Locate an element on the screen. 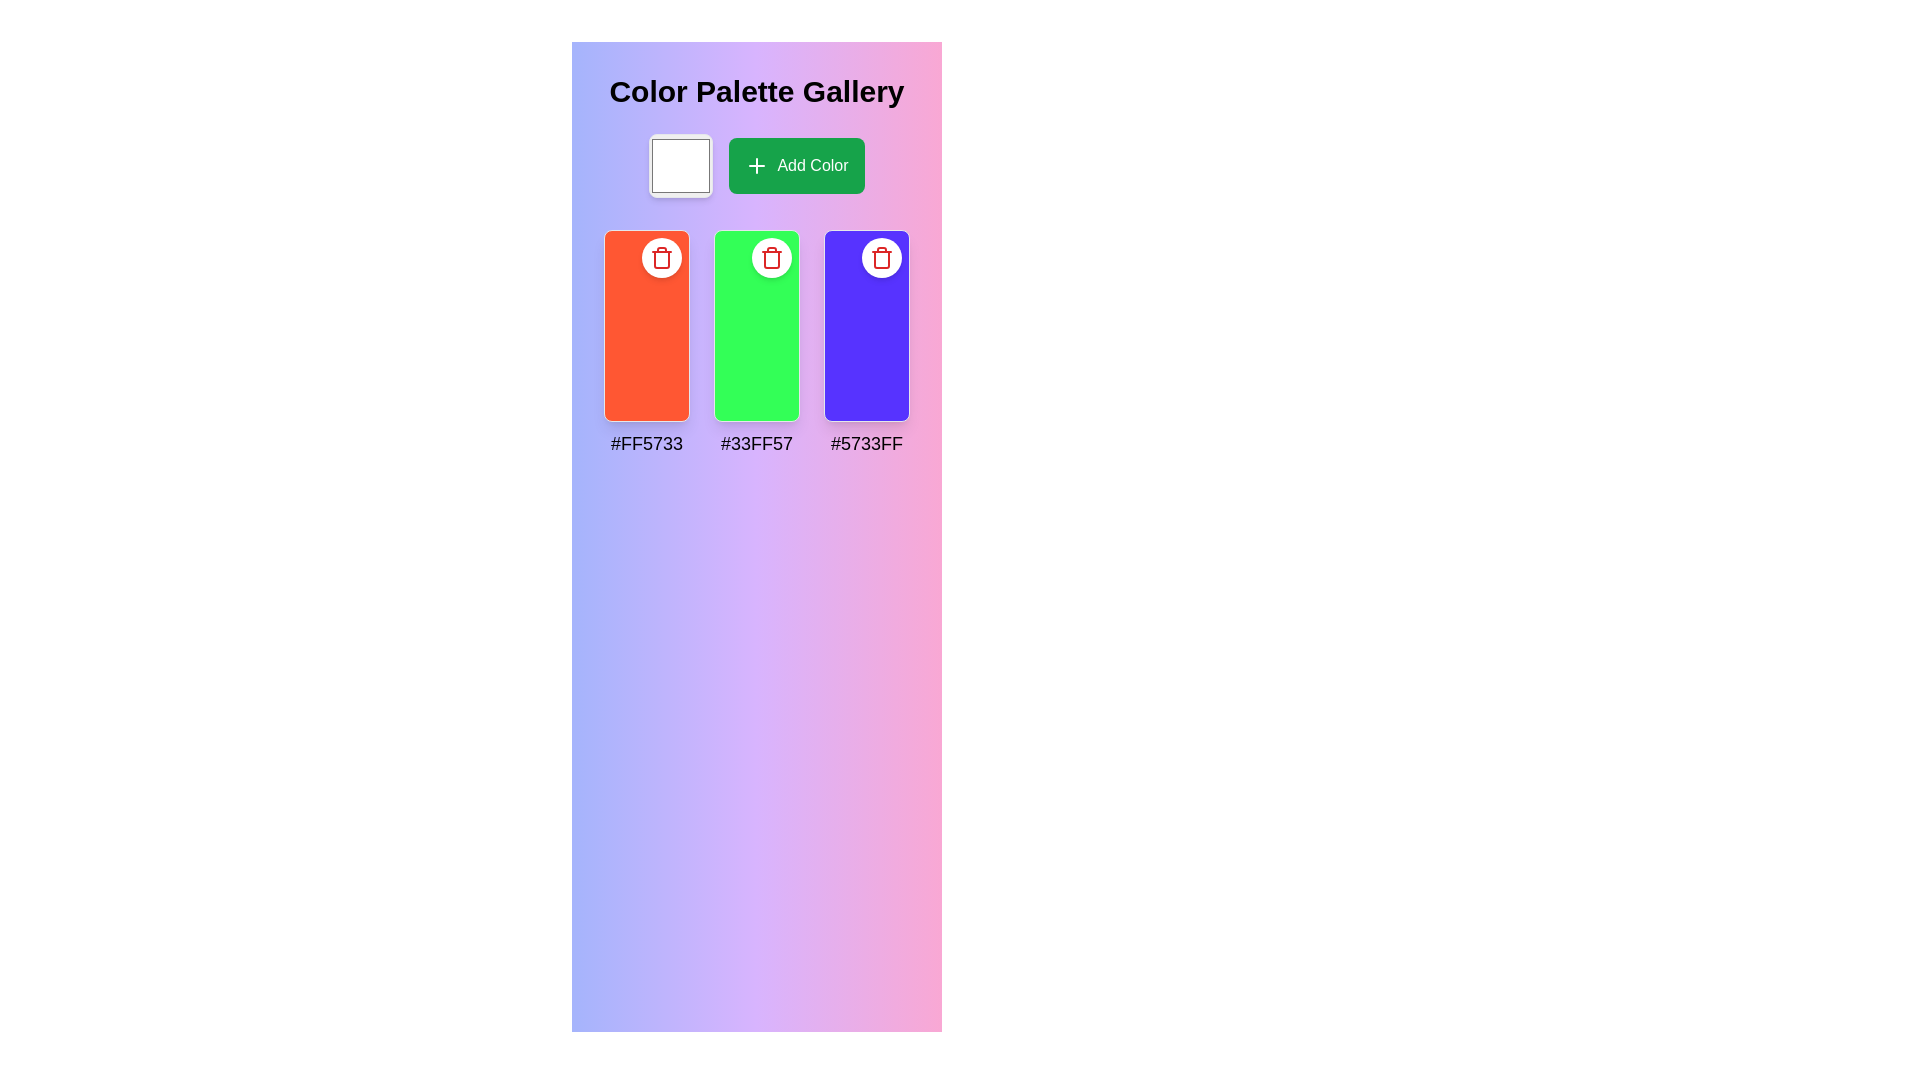 The image size is (1920, 1080). the plus icon within the 'Add Color' button, which is a green rounded rectangular button featuring a bold plus icon on the left side of the label is located at coordinates (756, 164).